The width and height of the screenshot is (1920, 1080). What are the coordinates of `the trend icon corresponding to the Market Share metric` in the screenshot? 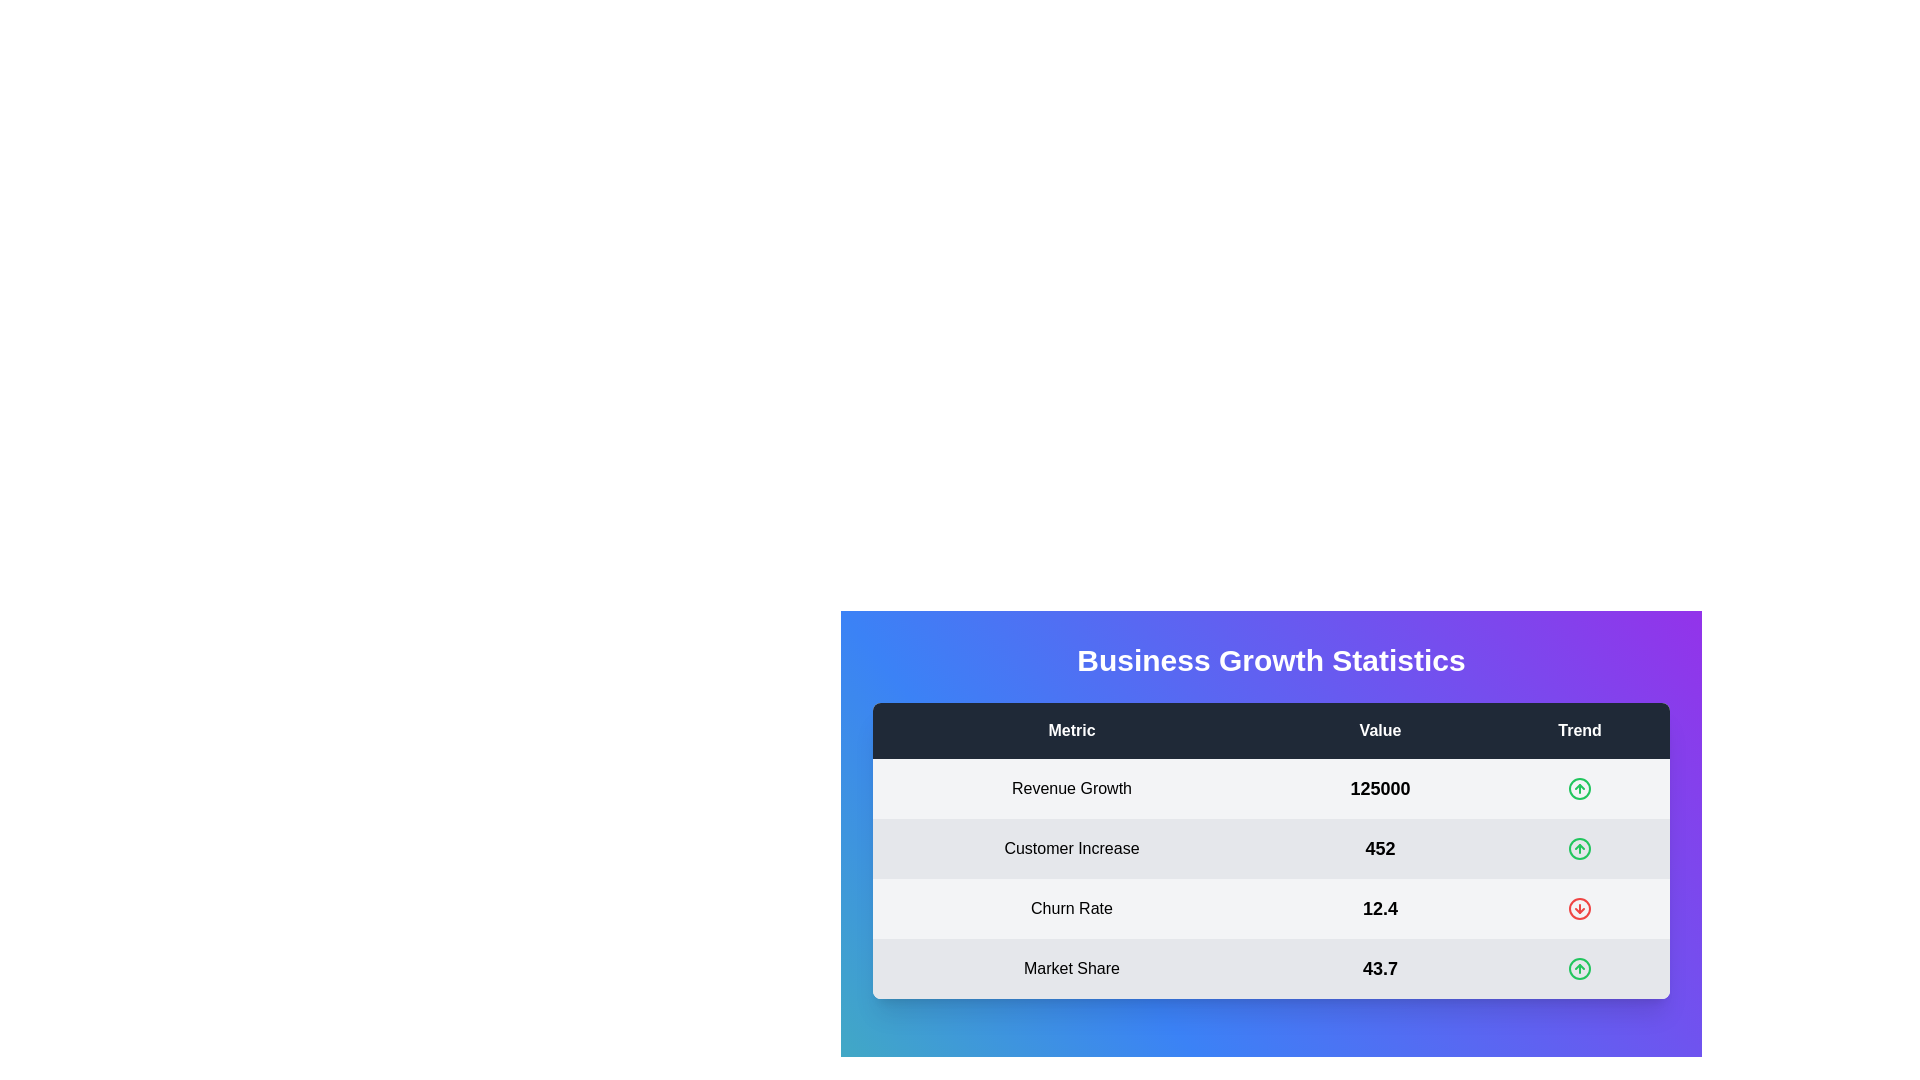 It's located at (1578, 968).